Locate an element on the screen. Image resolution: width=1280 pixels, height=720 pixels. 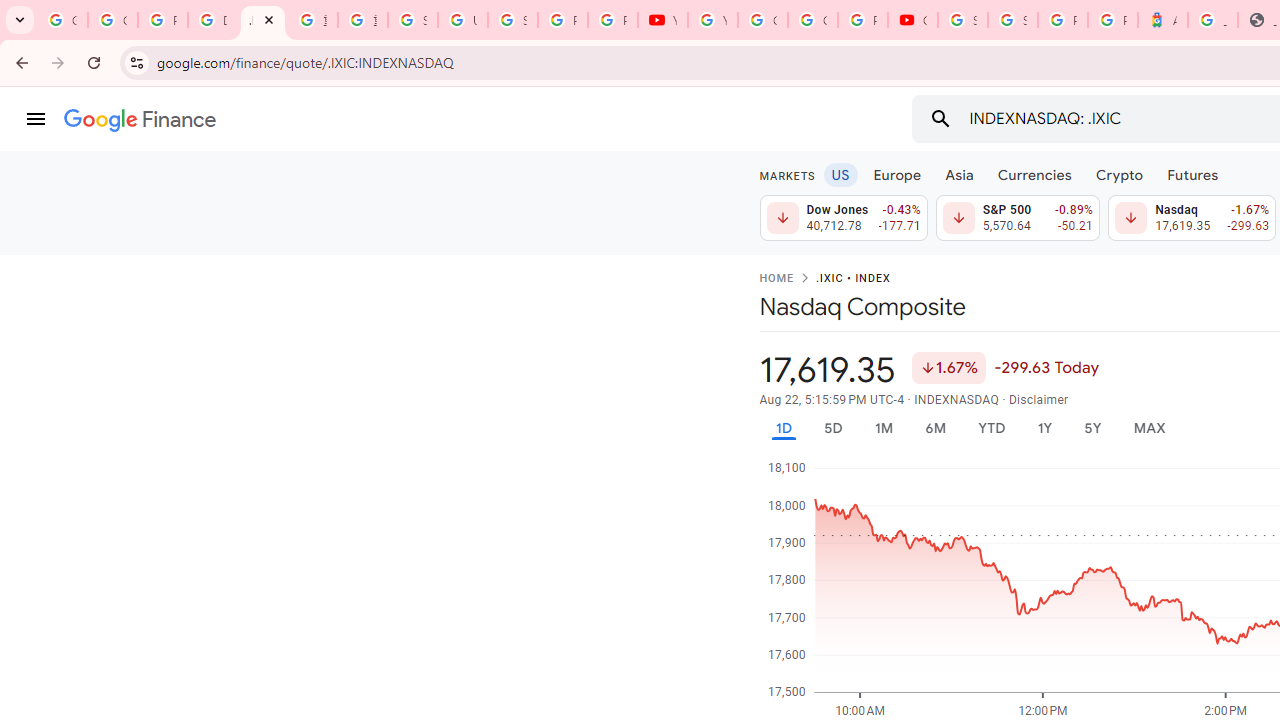
'5D' is located at coordinates (832, 427).